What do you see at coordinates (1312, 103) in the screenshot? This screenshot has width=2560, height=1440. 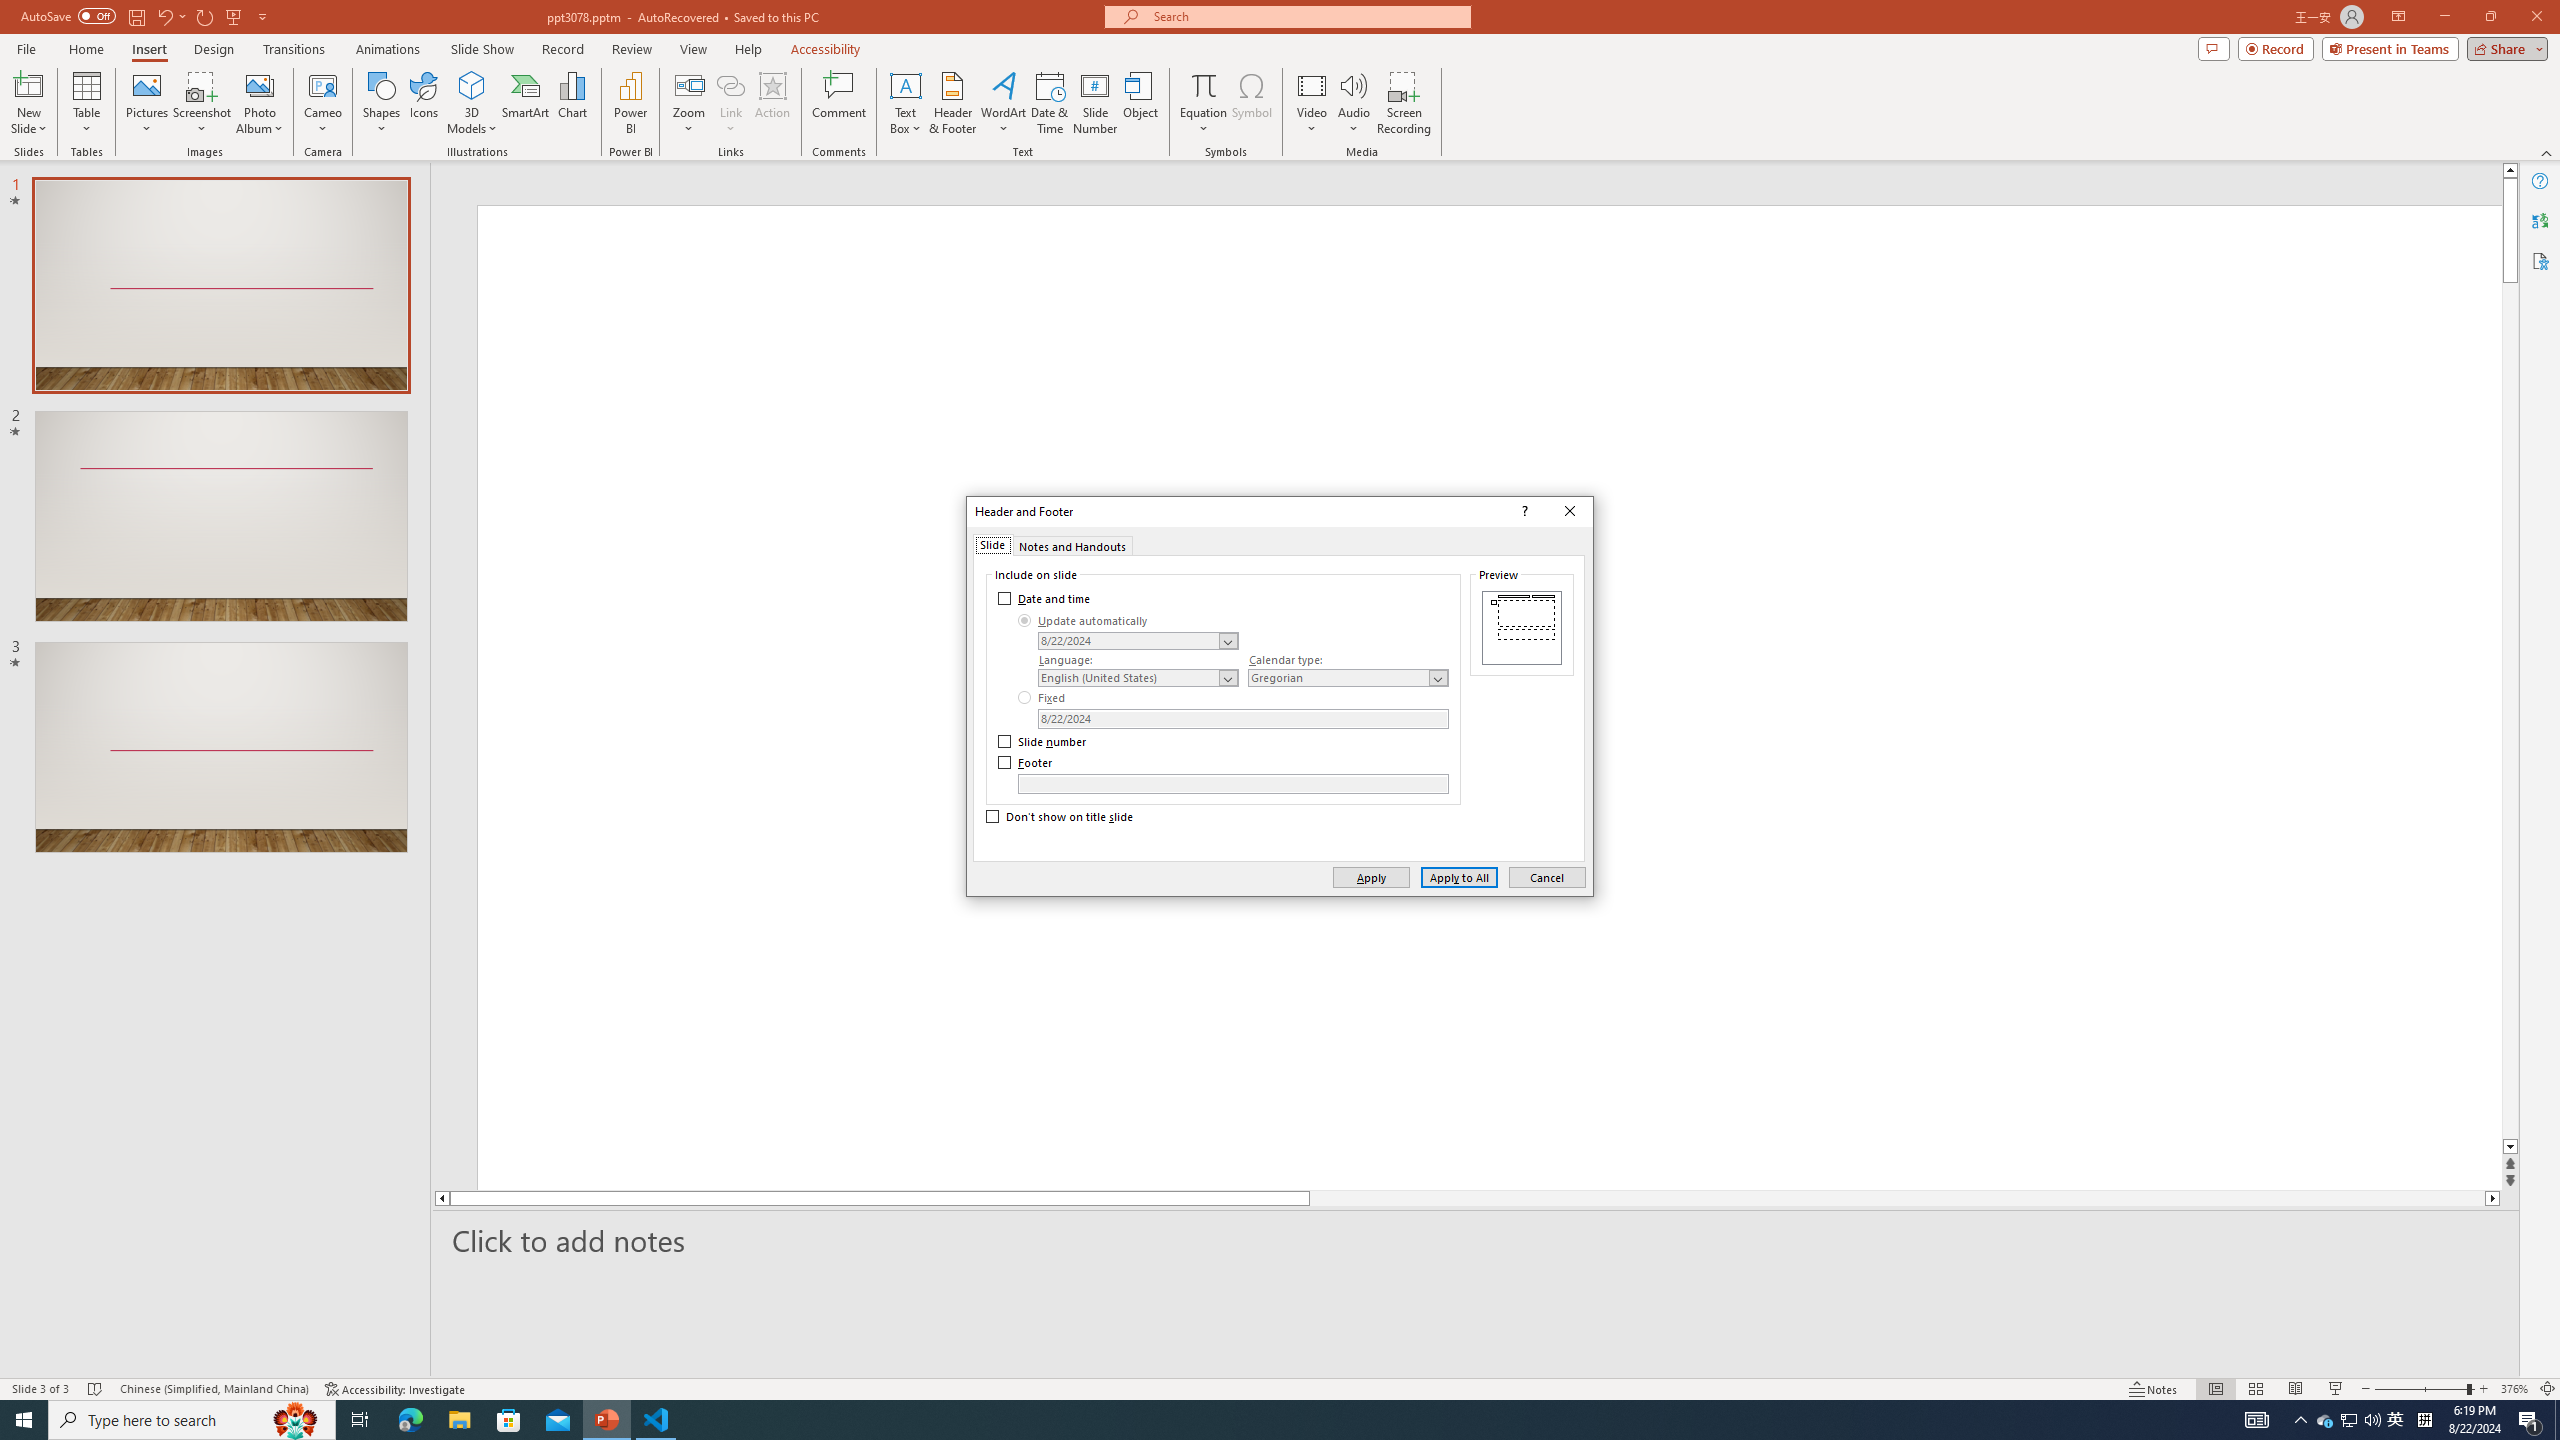 I see `'Video'` at bounding box center [1312, 103].